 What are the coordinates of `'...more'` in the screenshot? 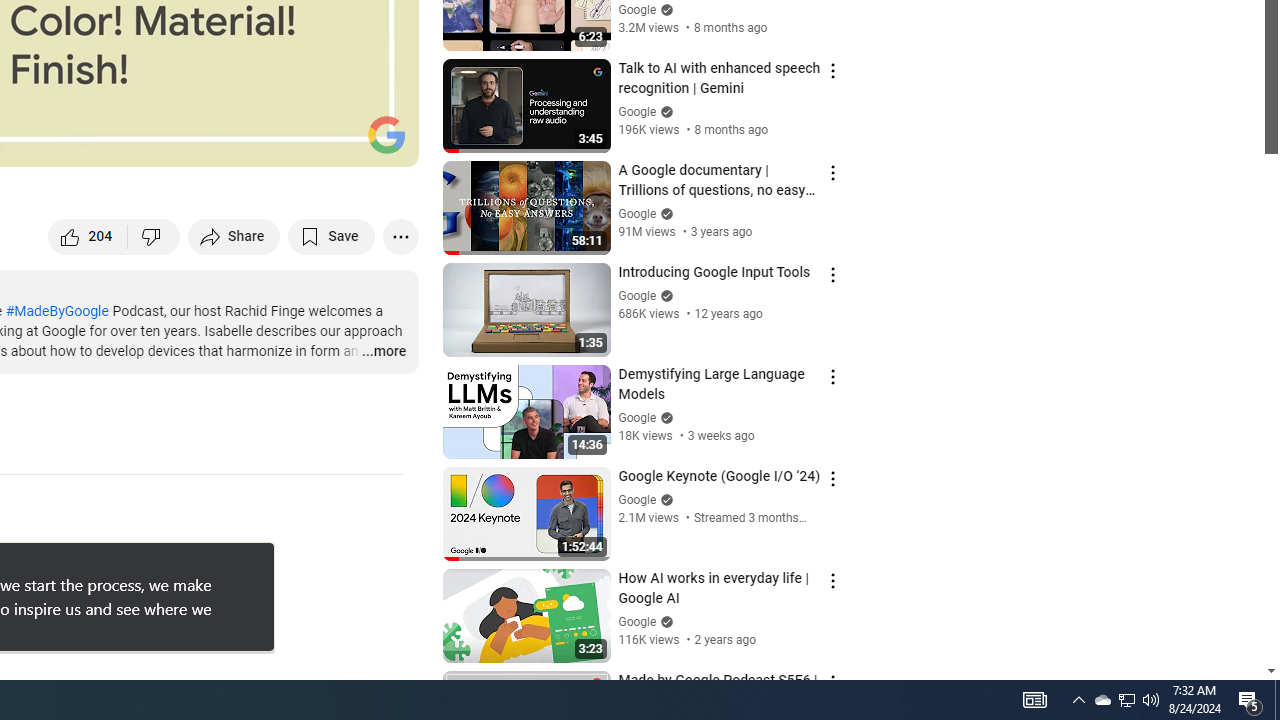 It's located at (383, 351).